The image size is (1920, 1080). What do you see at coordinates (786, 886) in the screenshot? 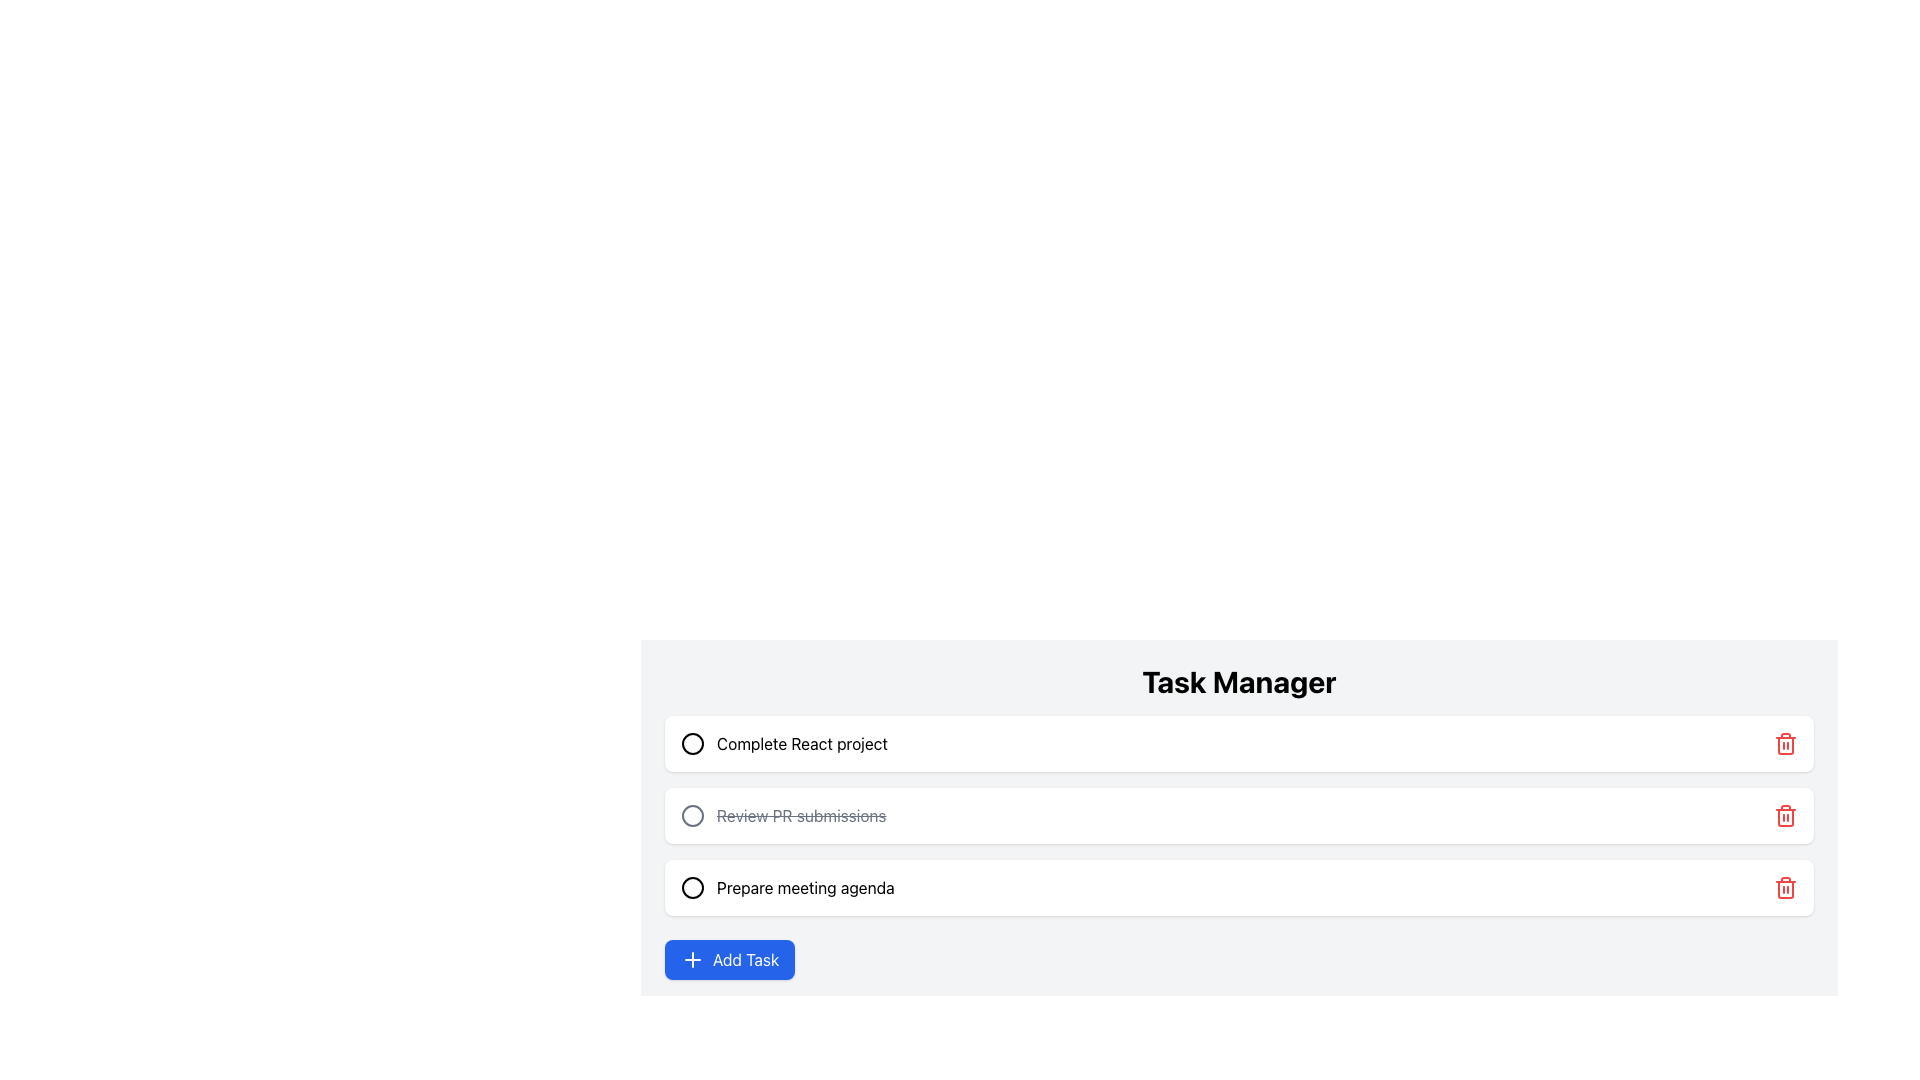
I see `the task item labeled 'Prepare meeting agenda' within the third card of the 'Task Manager' section` at bounding box center [786, 886].